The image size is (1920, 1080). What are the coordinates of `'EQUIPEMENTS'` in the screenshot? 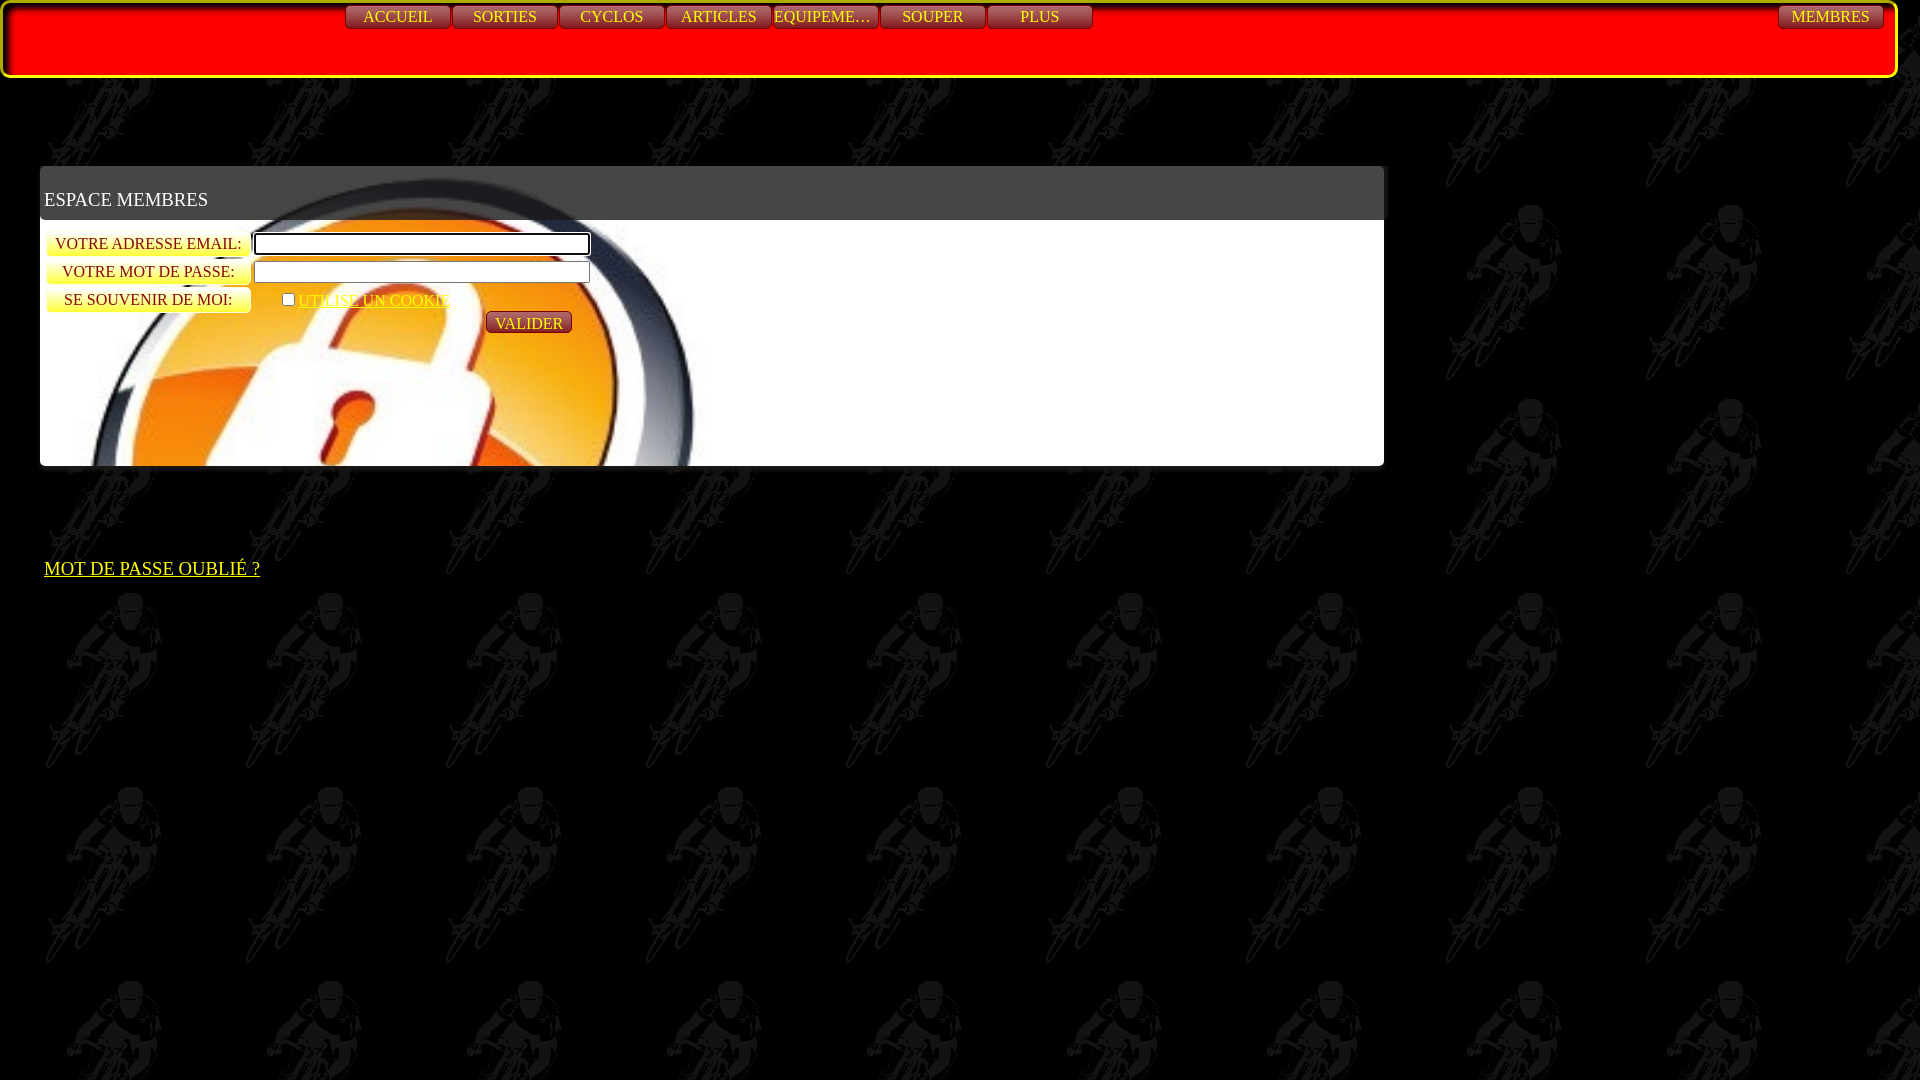 It's located at (771, 16).